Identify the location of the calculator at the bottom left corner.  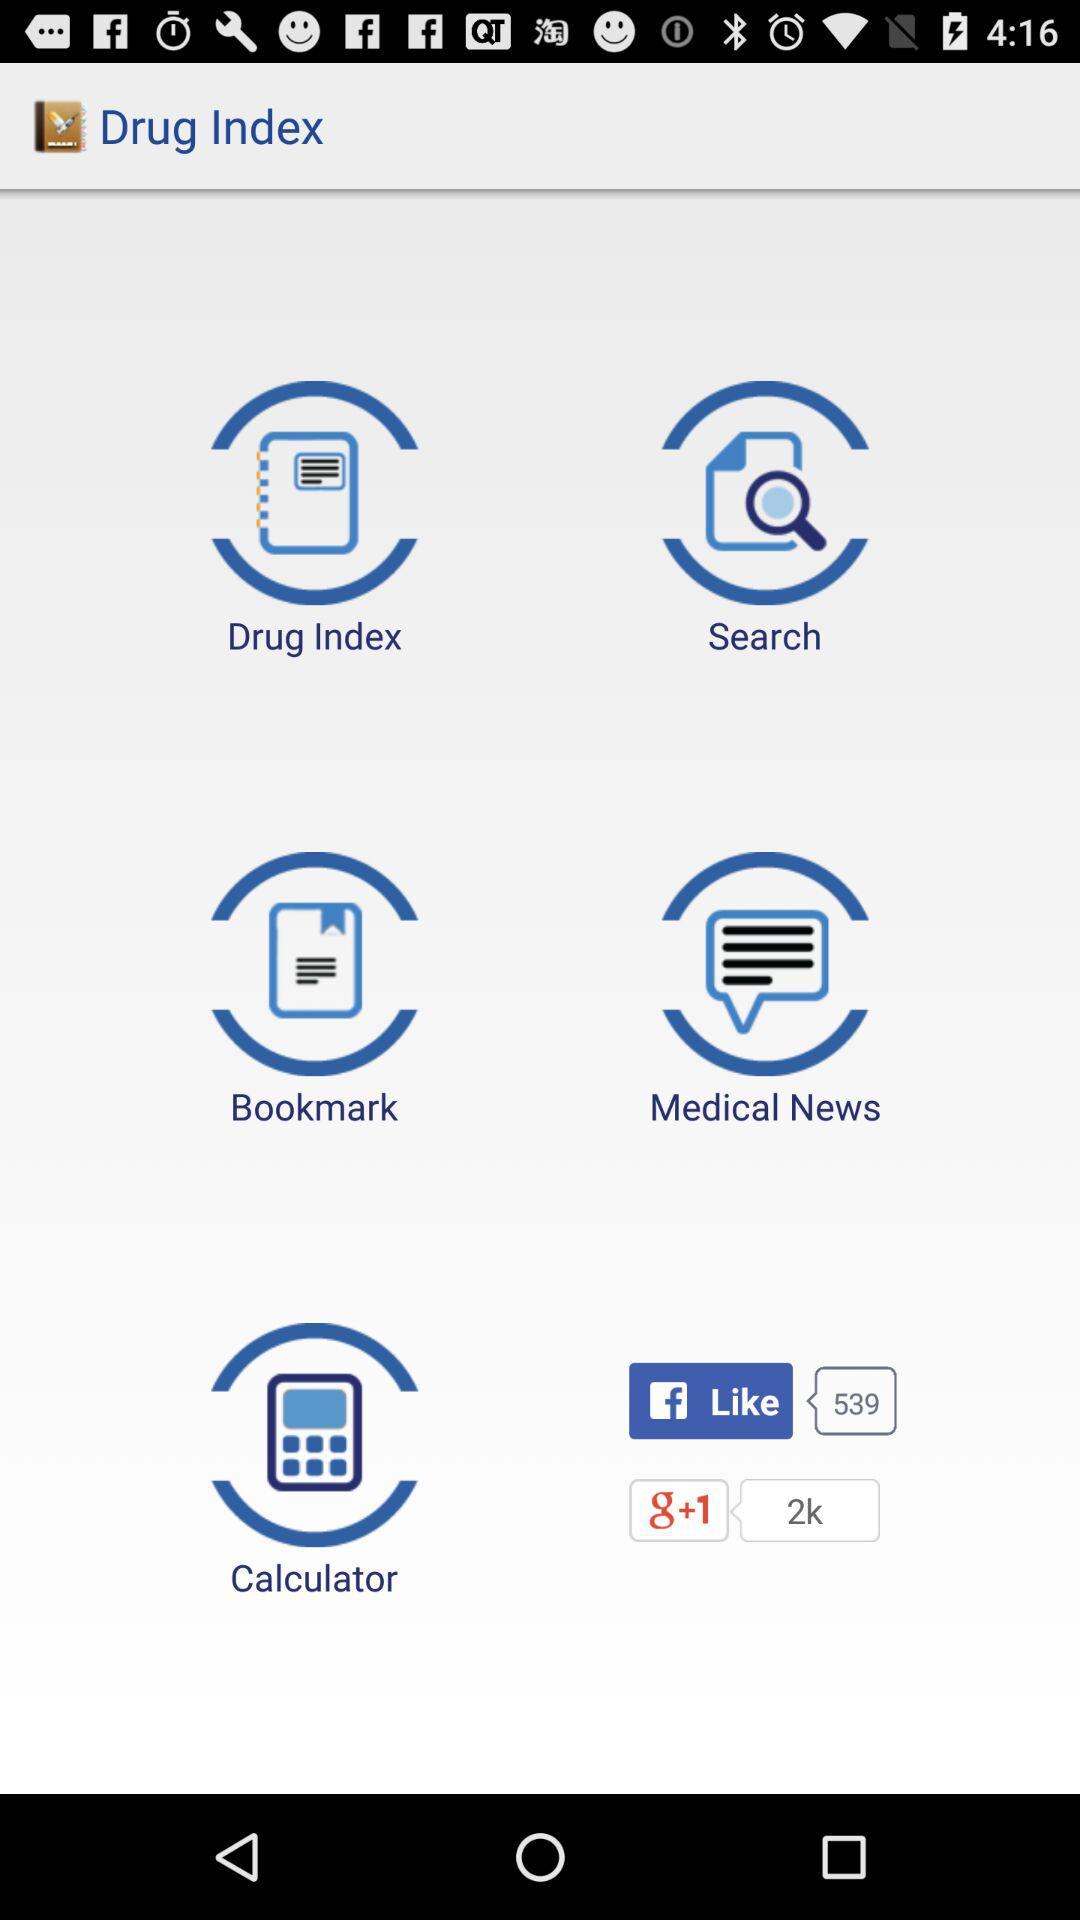
(314, 1462).